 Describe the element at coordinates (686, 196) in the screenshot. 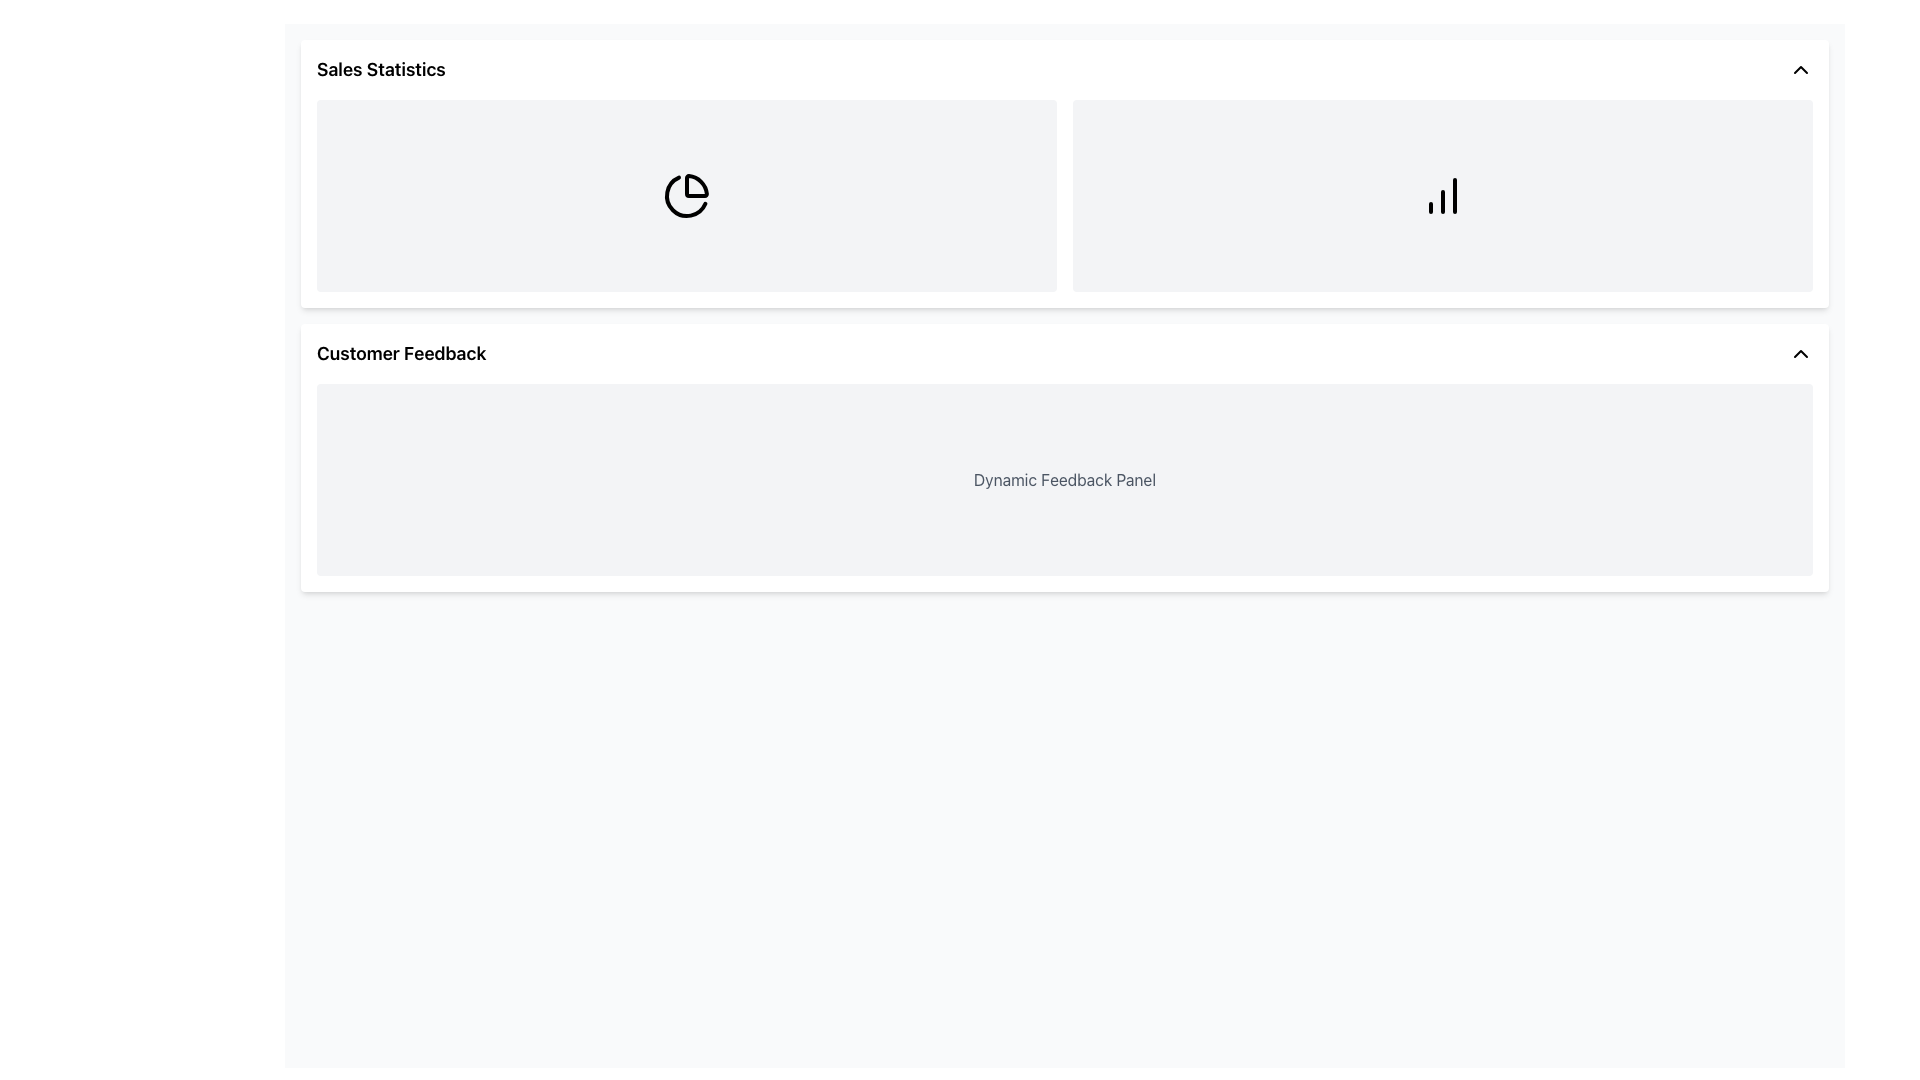

I see `the pie-chart-like icon that is centered under the 'Sales Statistics' section, which has a minimalist black line style design` at that location.